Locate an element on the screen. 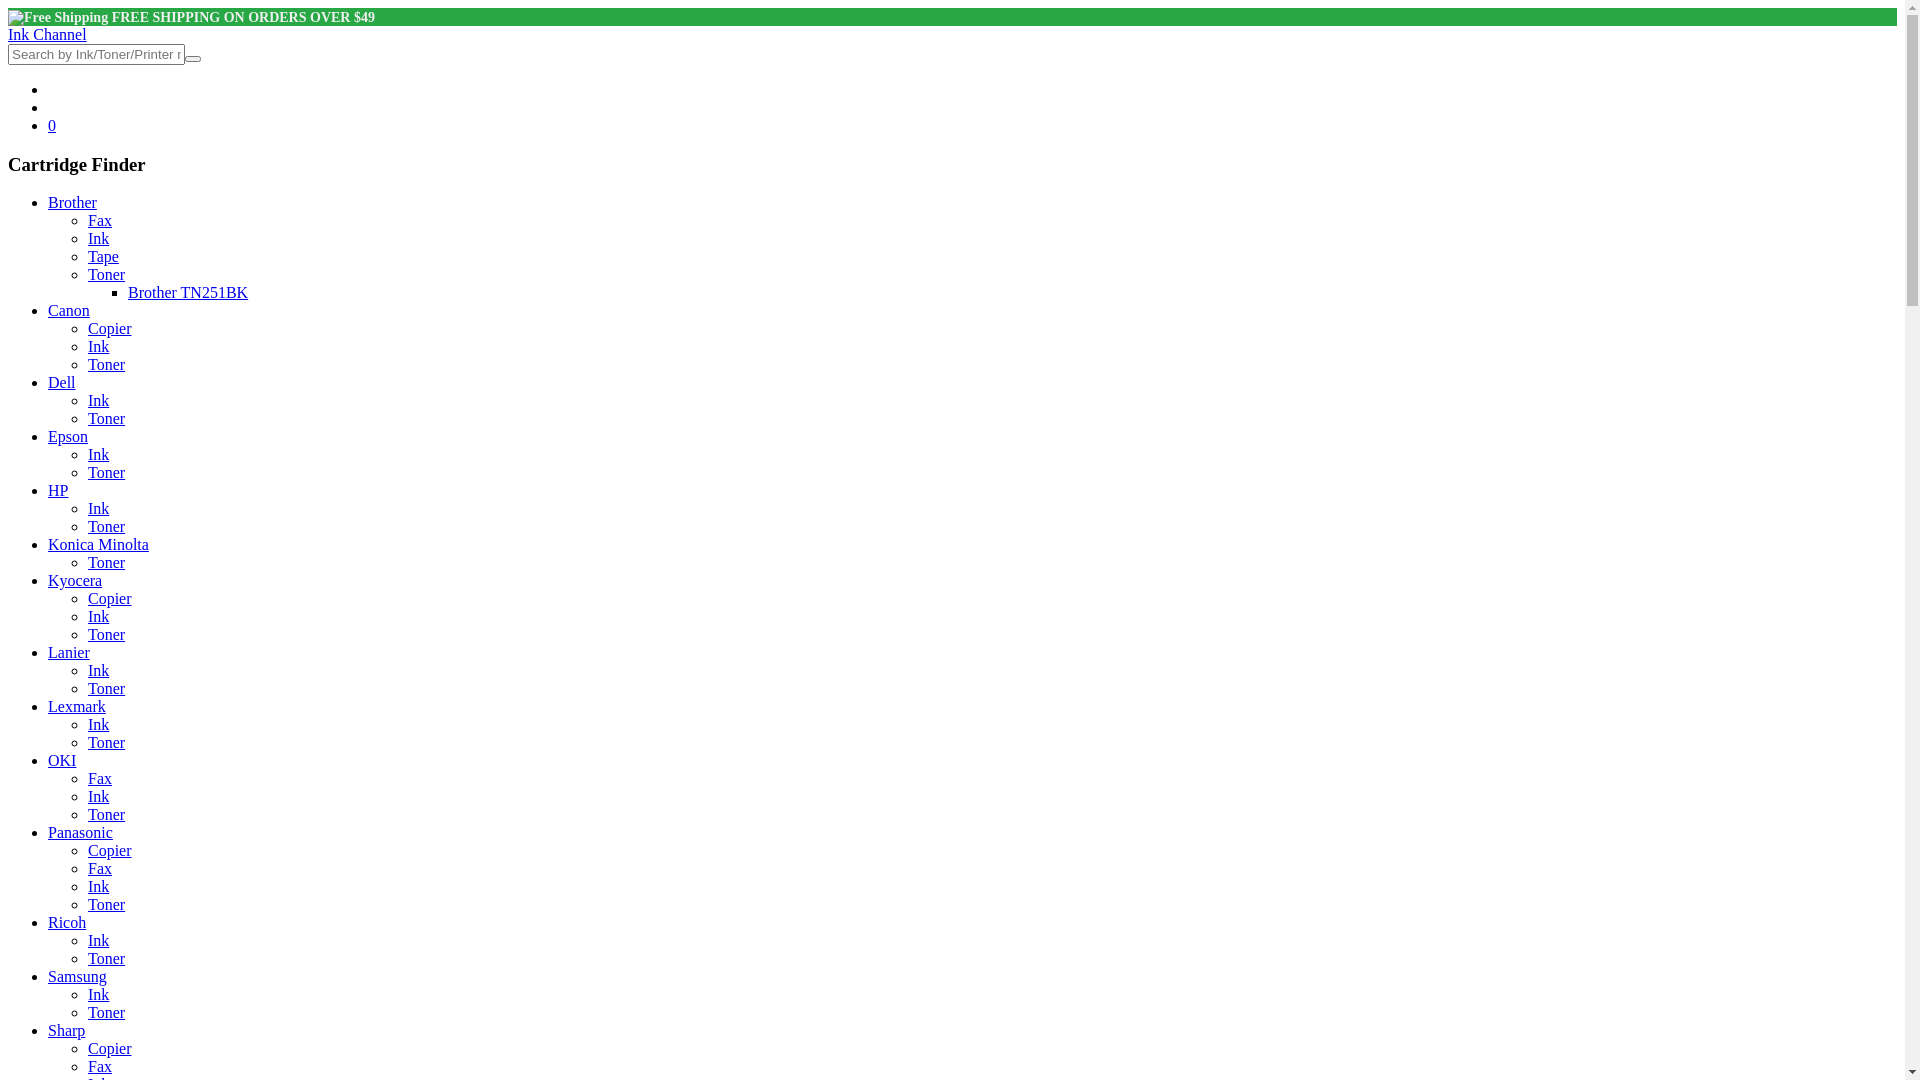 The width and height of the screenshot is (1920, 1080). 'Konica Minolta' is located at coordinates (97, 544).